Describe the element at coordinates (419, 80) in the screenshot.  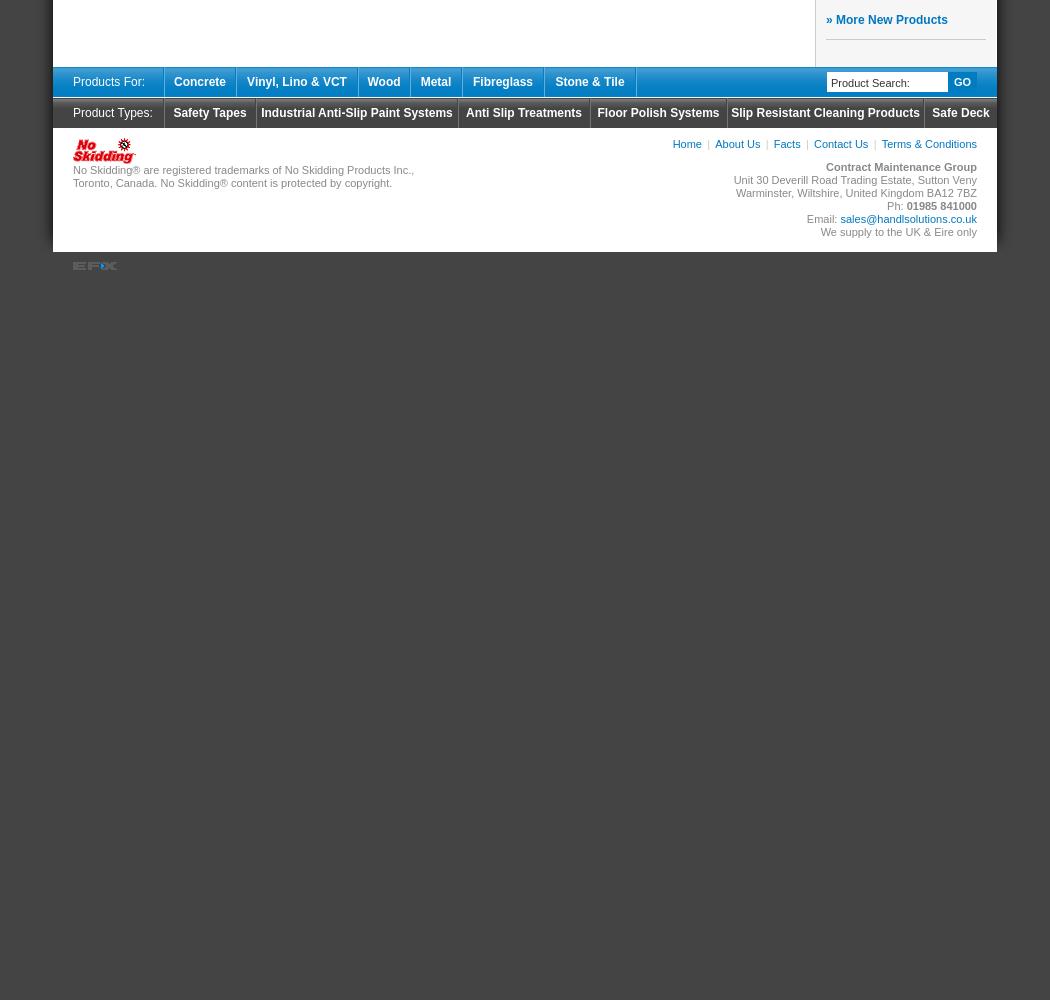
I see `'Metal'` at that location.